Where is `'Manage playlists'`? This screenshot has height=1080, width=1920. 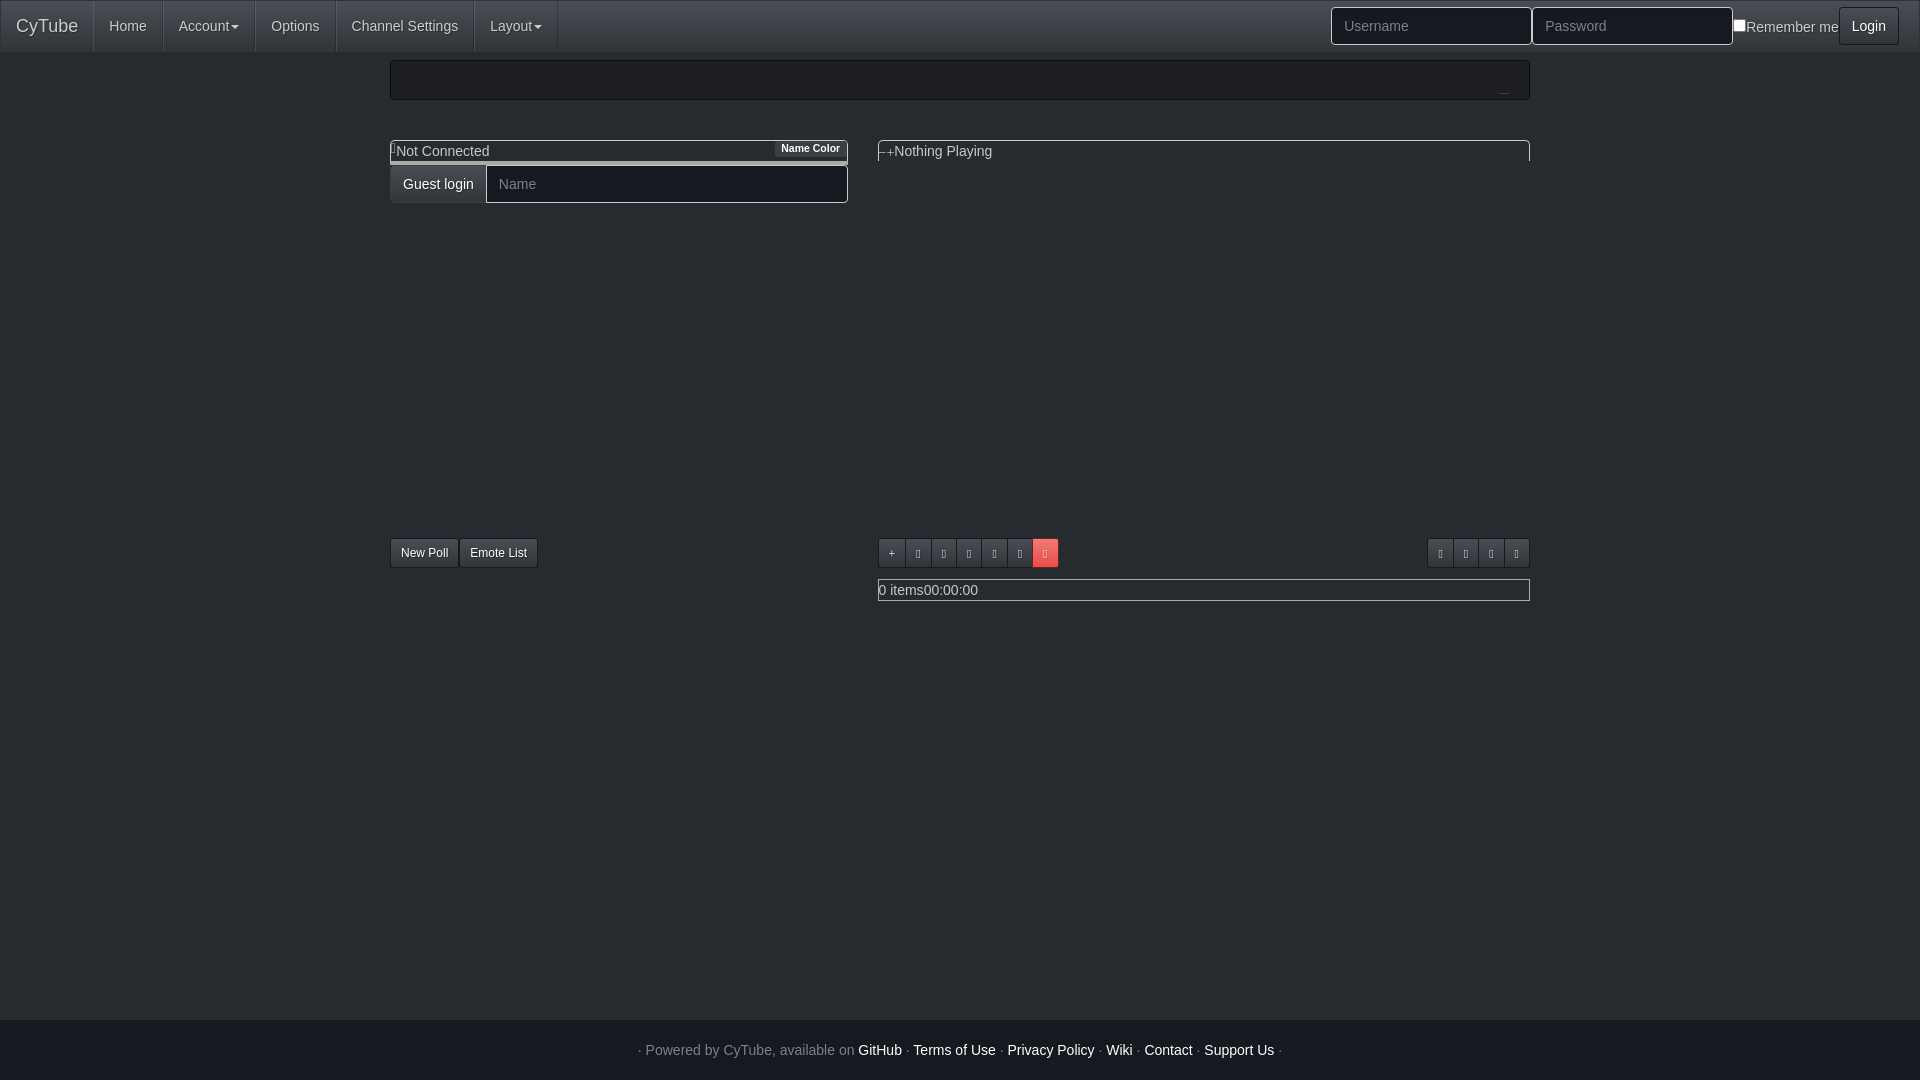
'Manage playlists' is located at coordinates (969, 552).